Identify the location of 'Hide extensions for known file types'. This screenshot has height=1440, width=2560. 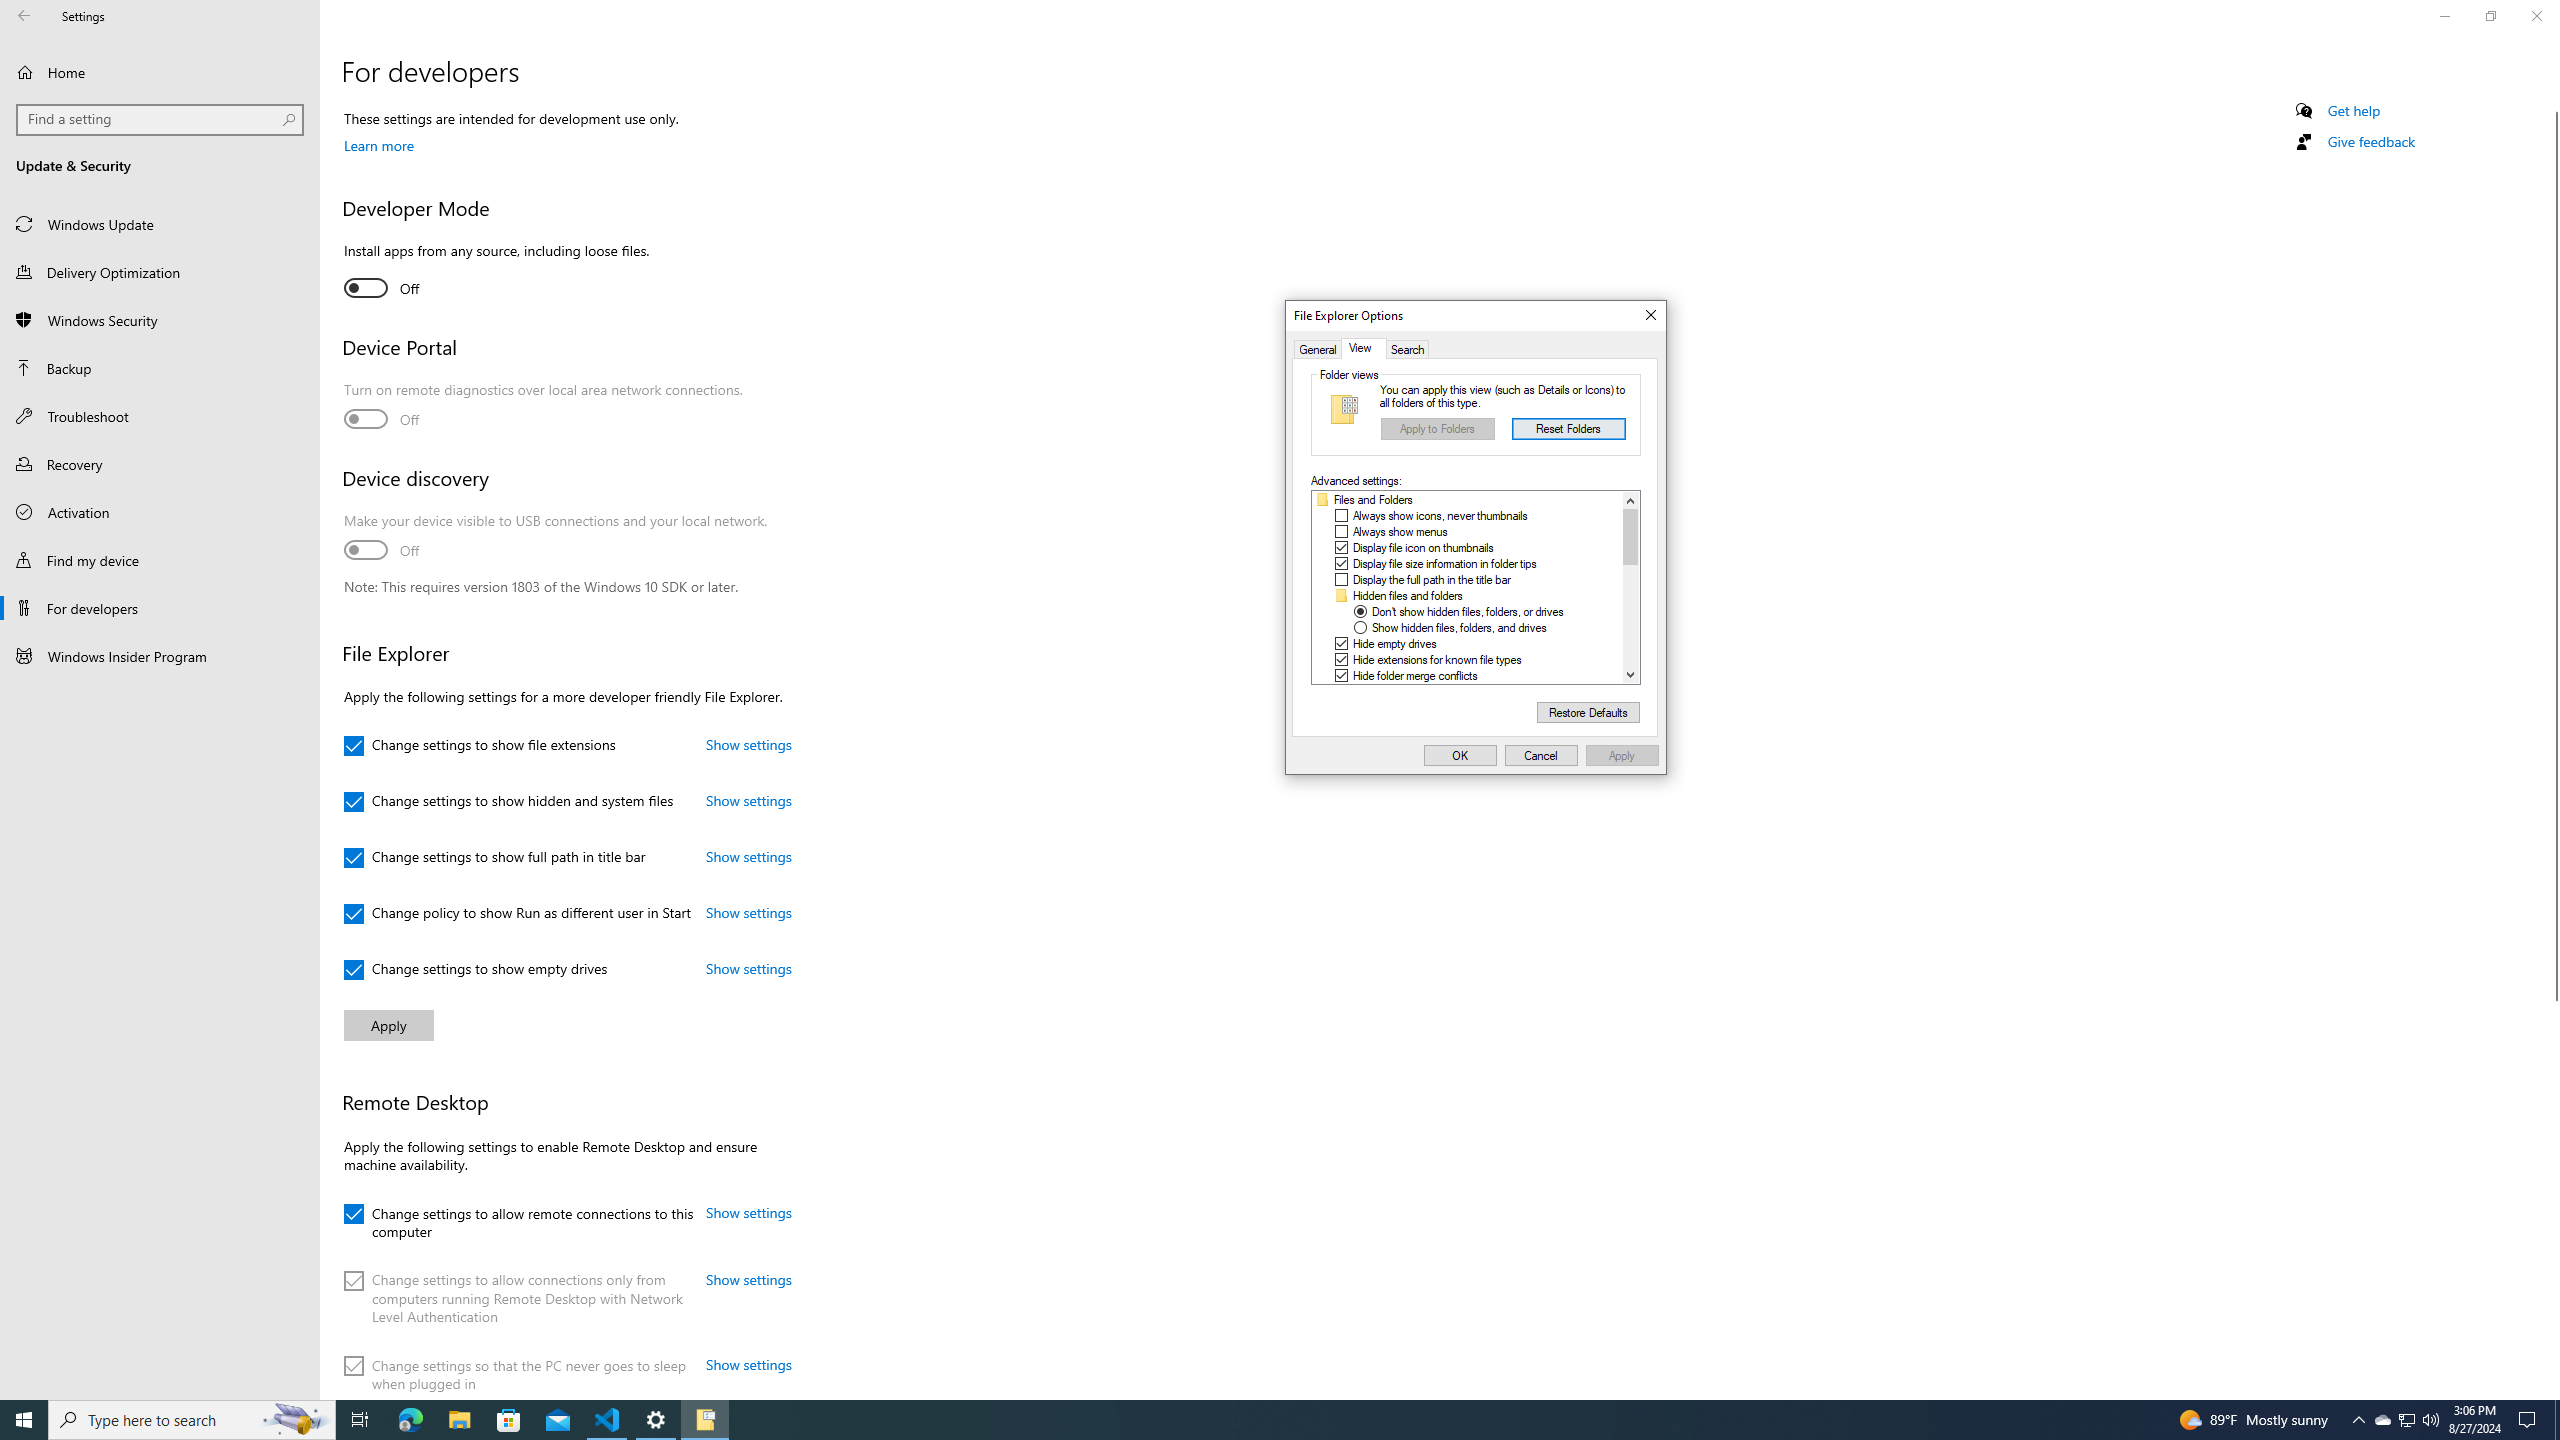
(1436, 659).